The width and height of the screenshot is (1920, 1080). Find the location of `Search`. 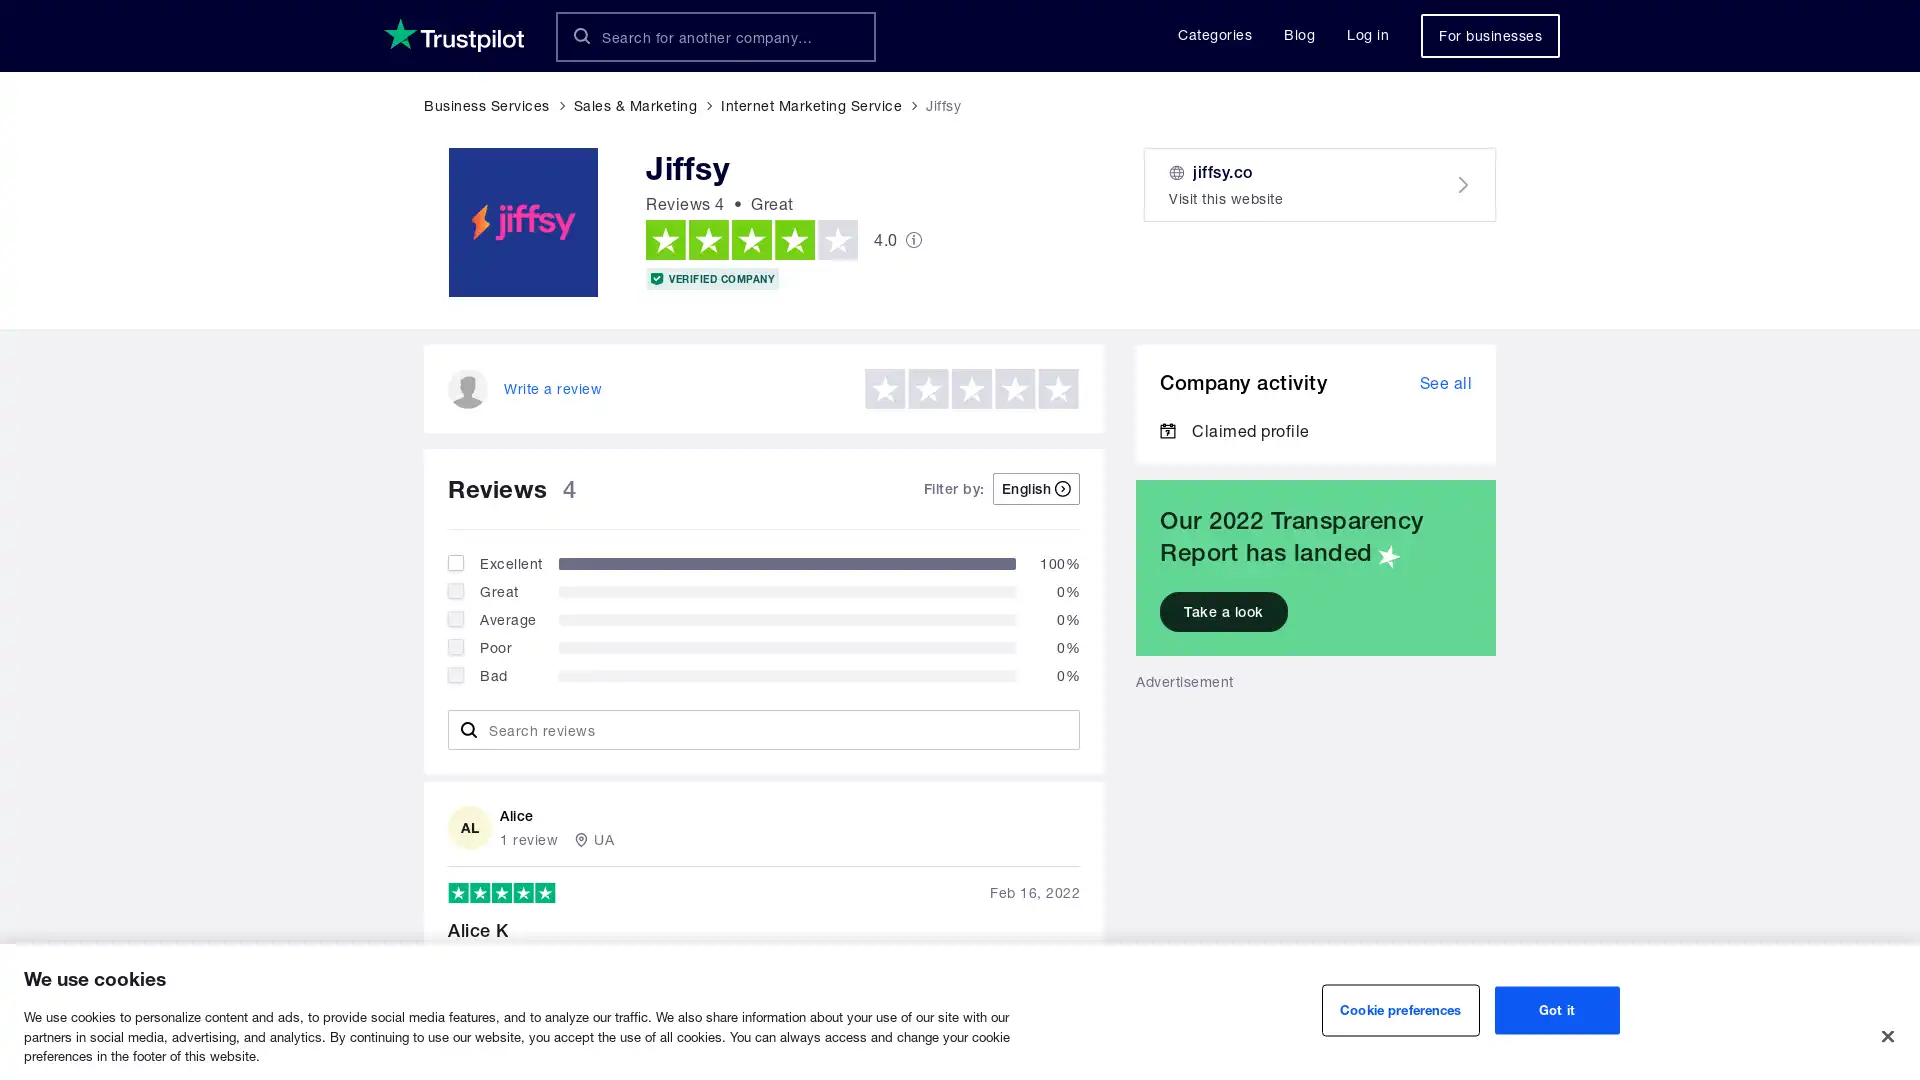

Search is located at coordinates (580, 36).